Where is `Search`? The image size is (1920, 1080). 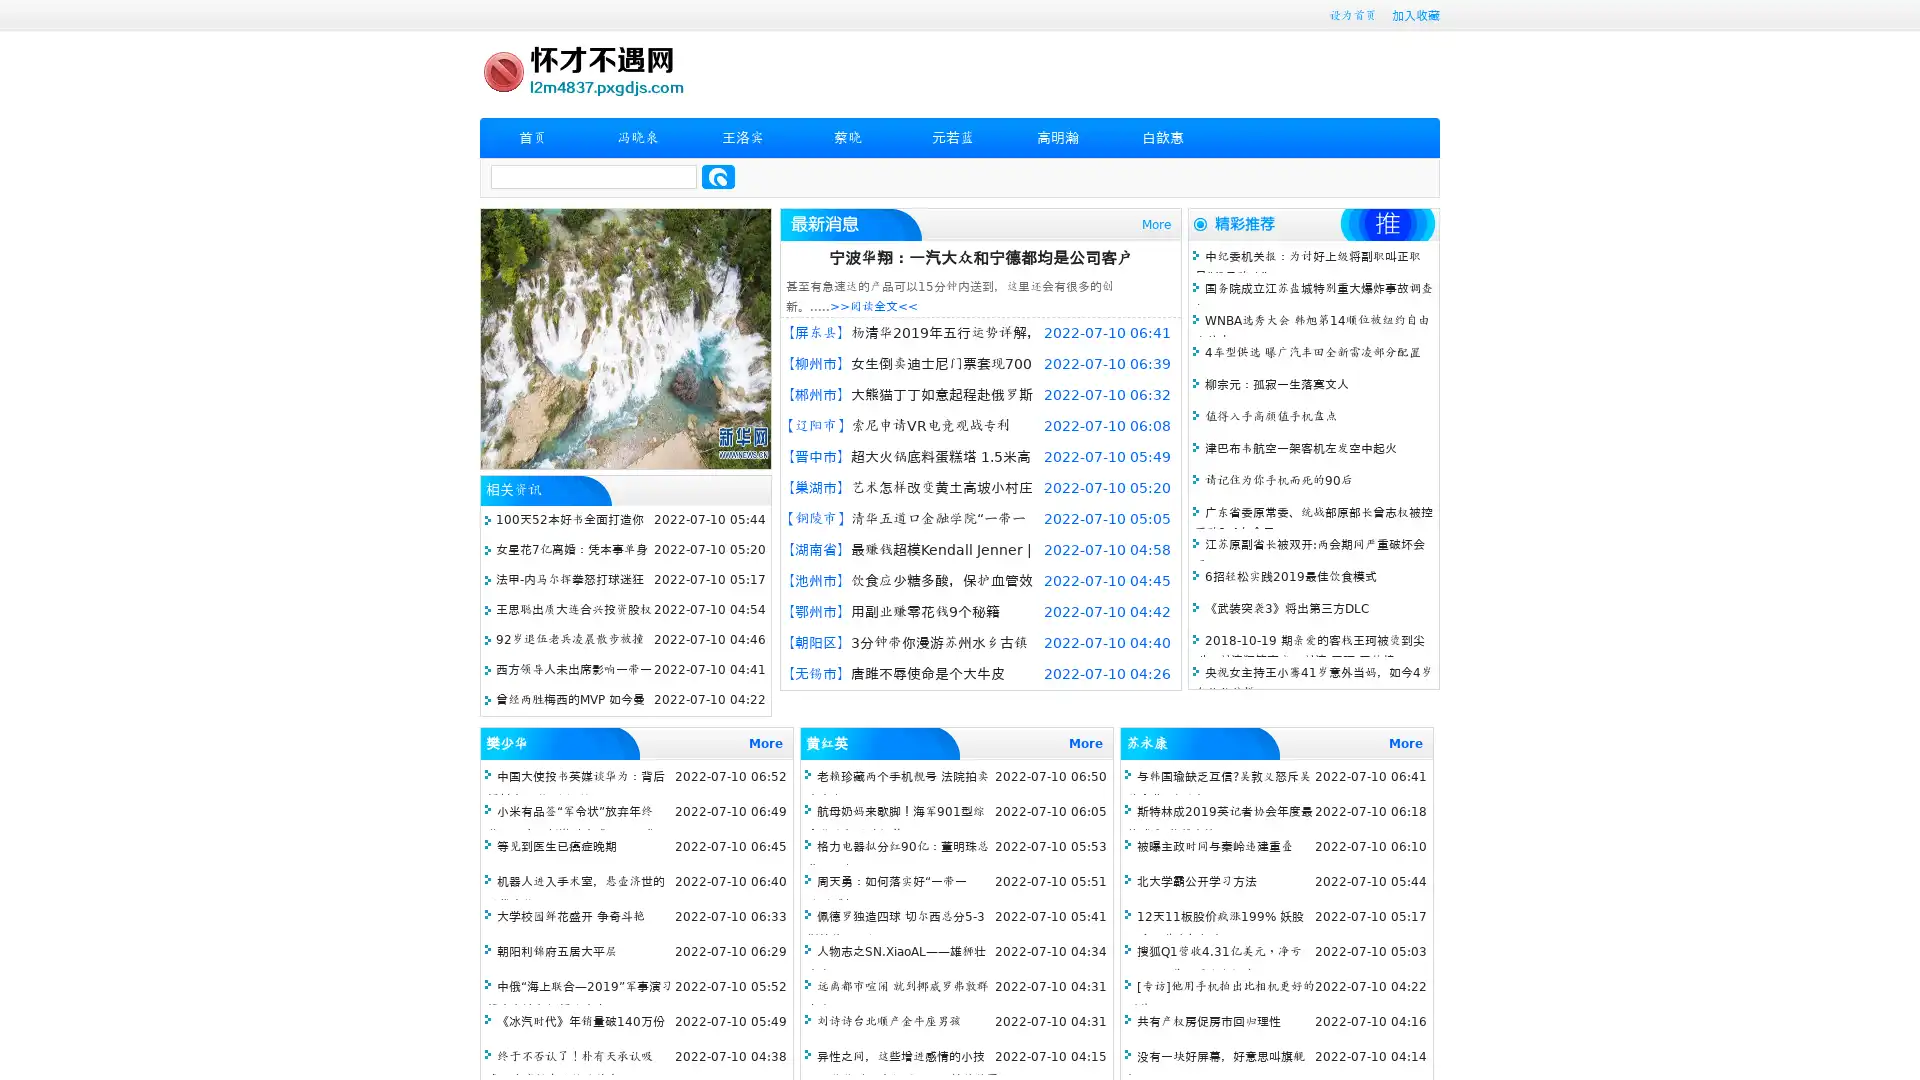 Search is located at coordinates (718, 176).